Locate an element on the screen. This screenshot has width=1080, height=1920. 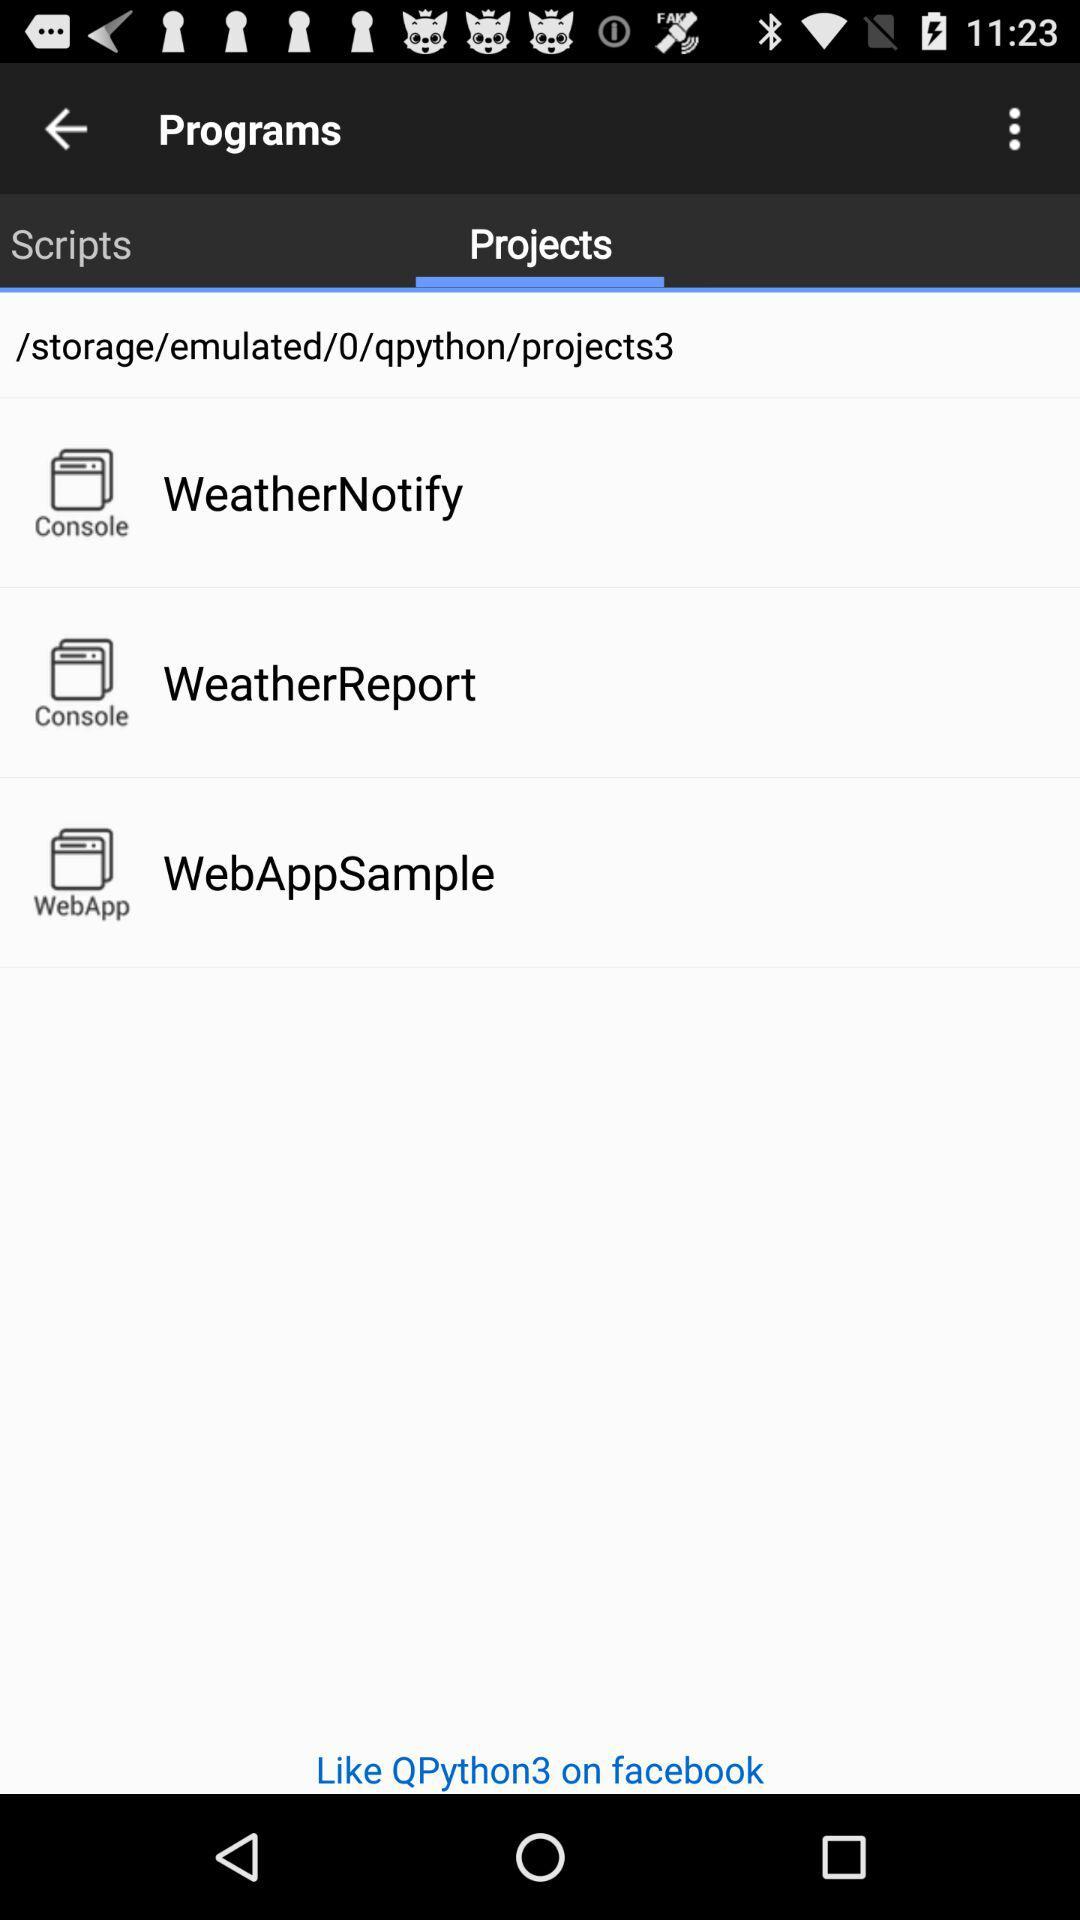
more details is located at coordinates (1014, 127).